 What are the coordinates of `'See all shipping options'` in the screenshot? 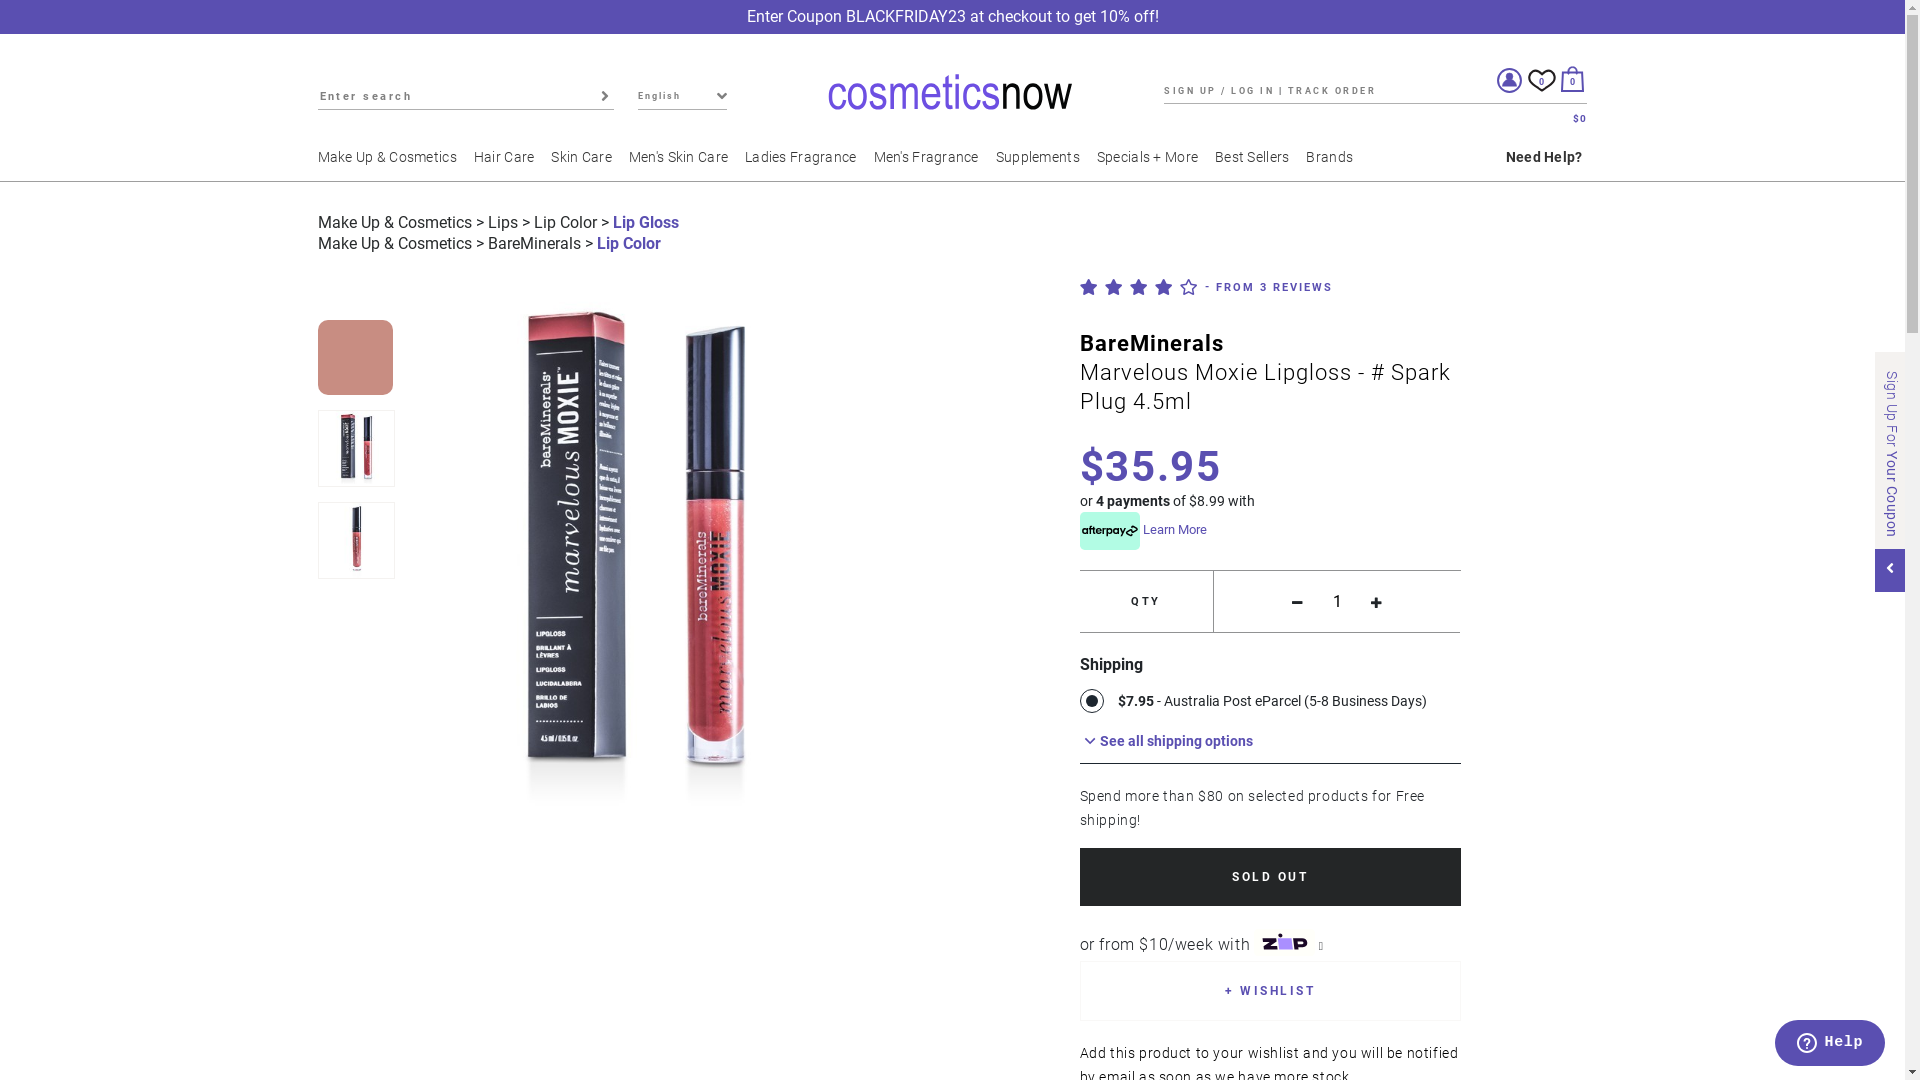 It's located at (1269, 740).